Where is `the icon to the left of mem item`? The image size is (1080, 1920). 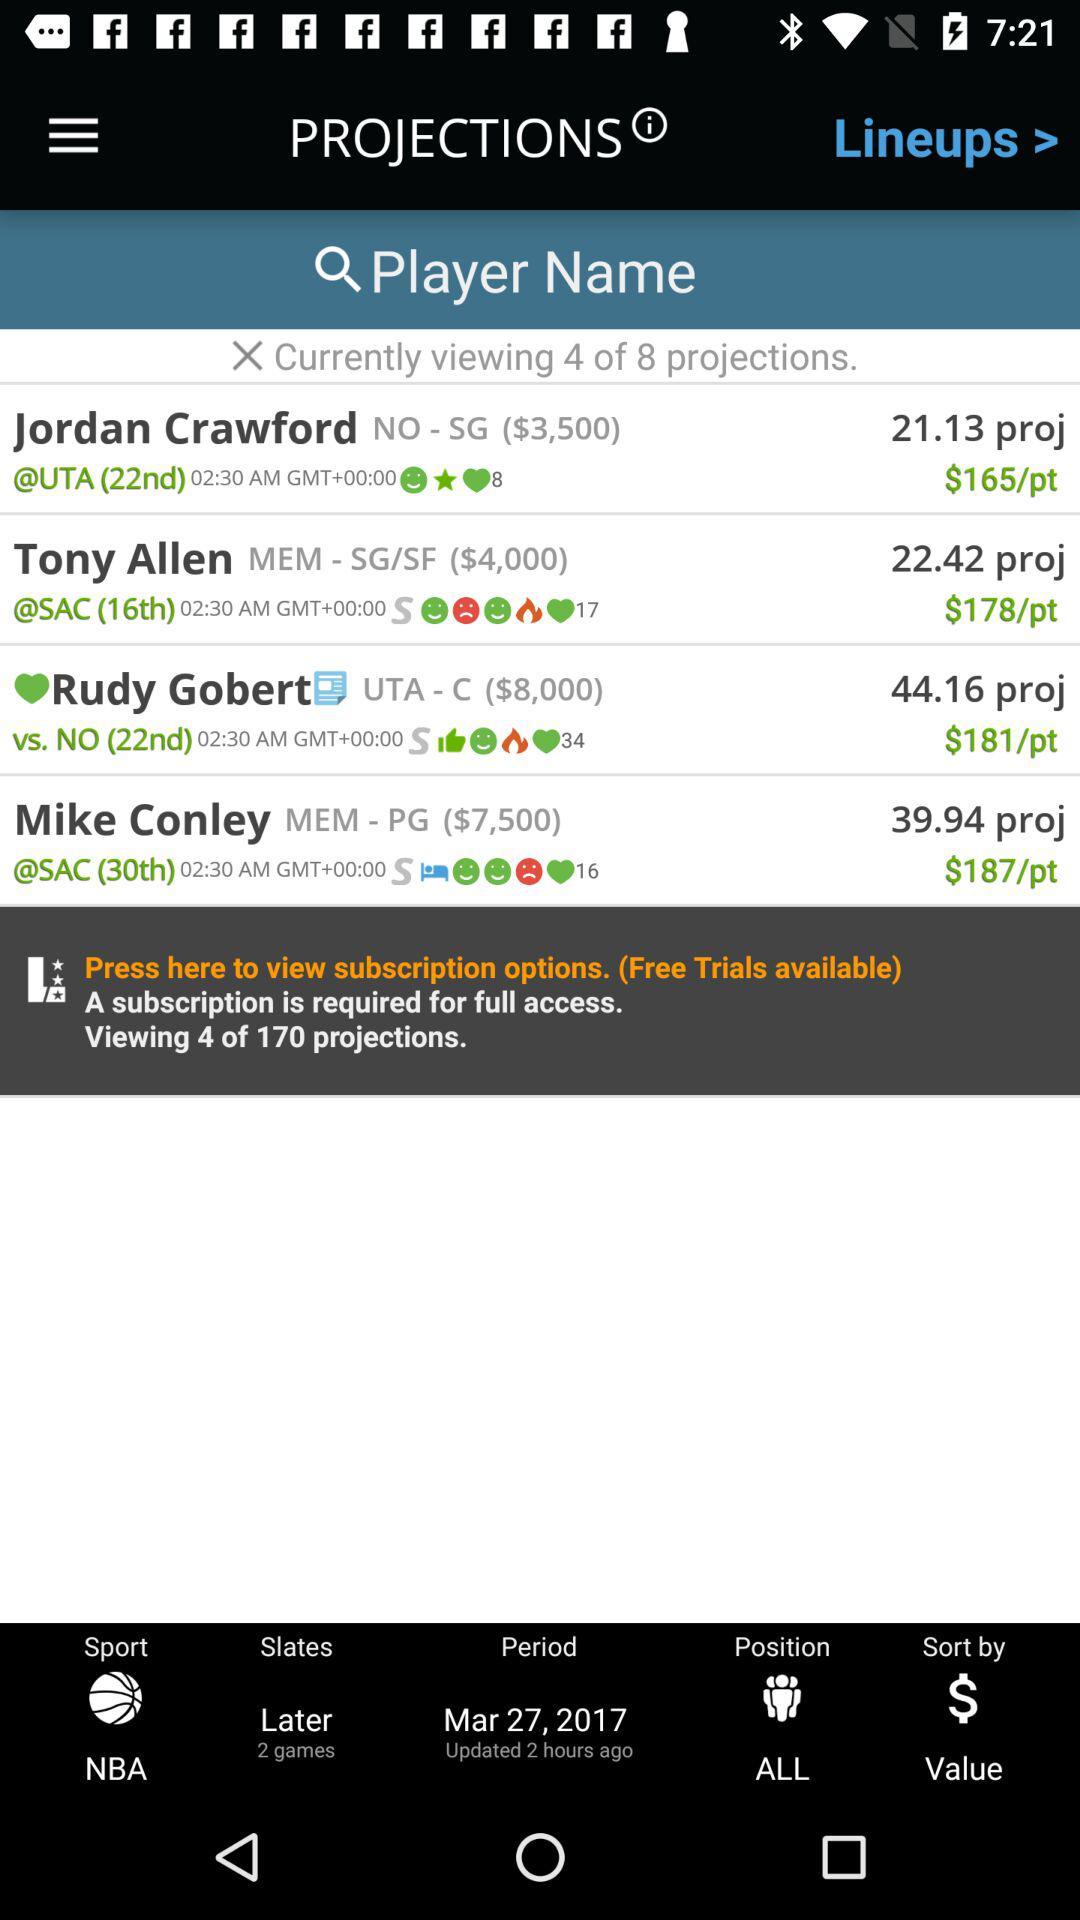
the icon to the left of mem item is located at coordinates (141, 818).